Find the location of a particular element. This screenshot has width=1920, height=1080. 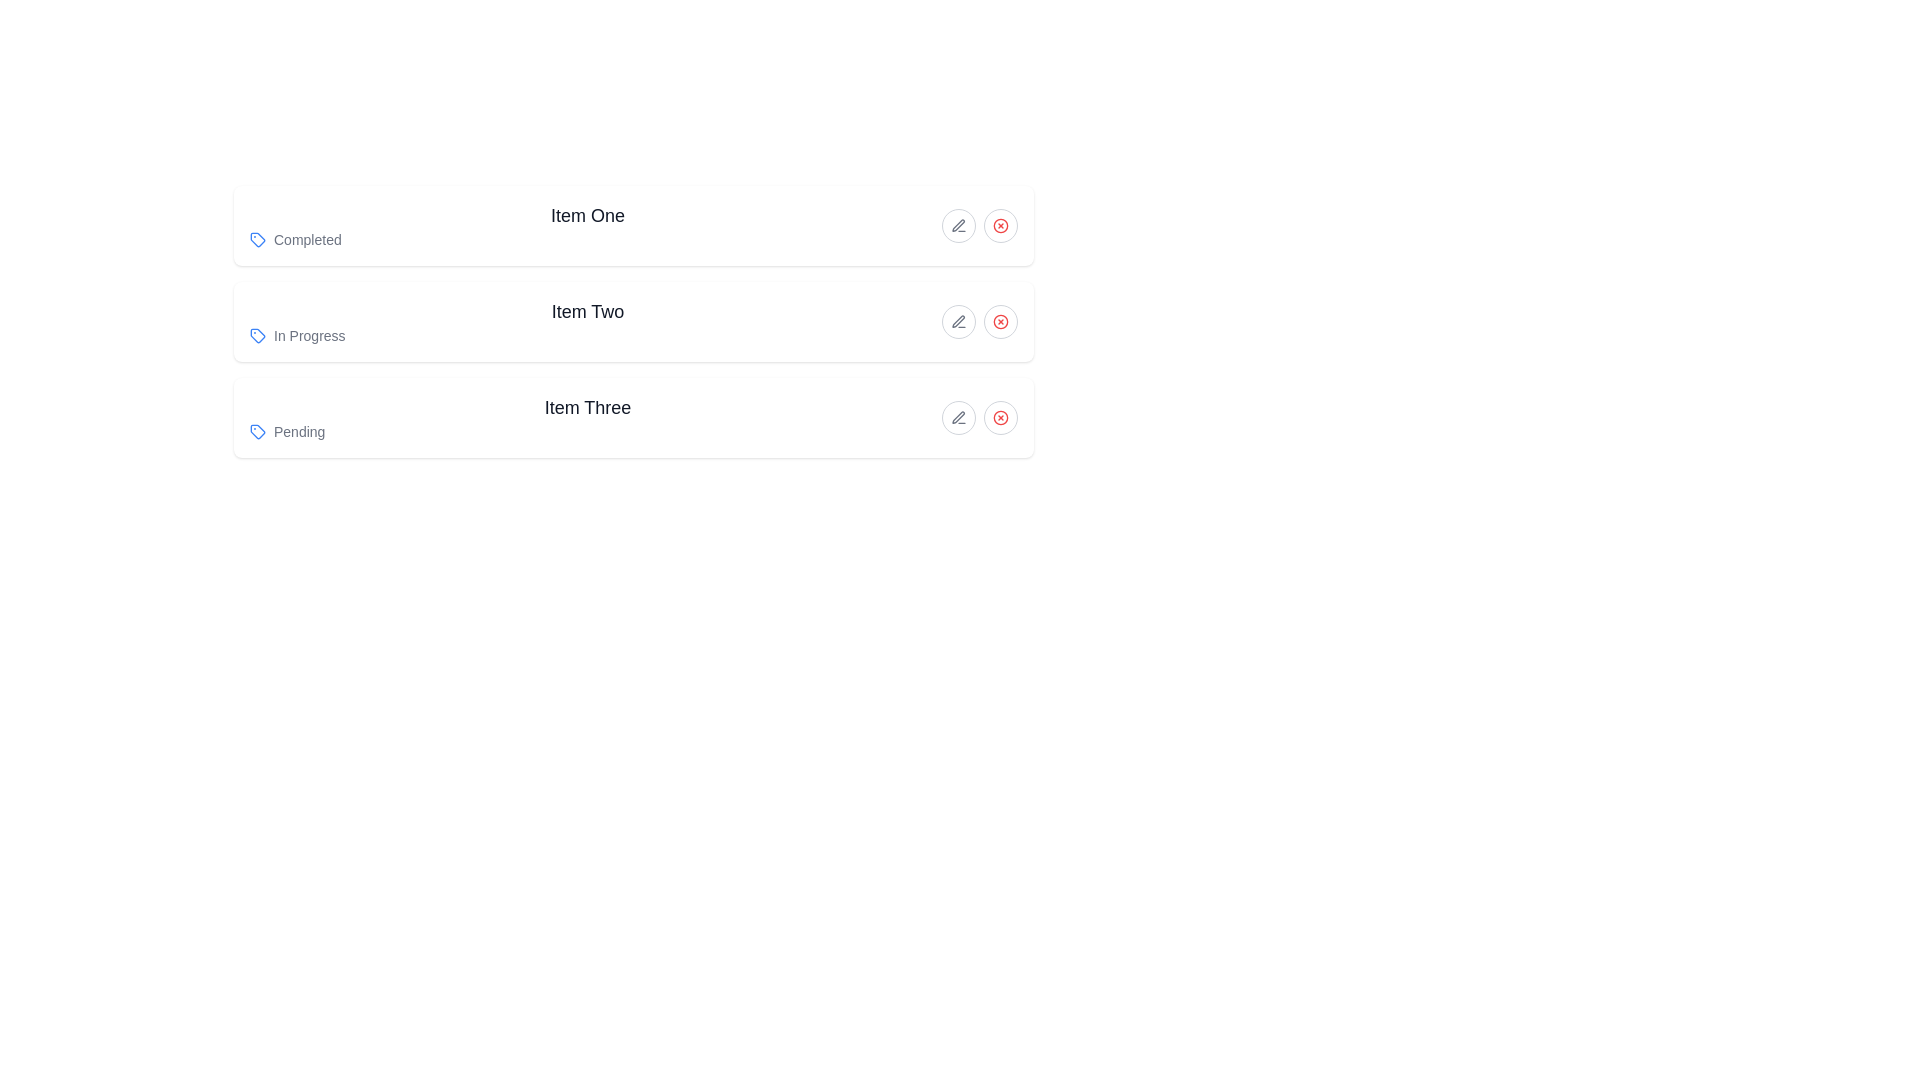

the Status label with an icon located in the 'Item Two' section is located at coordinates (587, 334).